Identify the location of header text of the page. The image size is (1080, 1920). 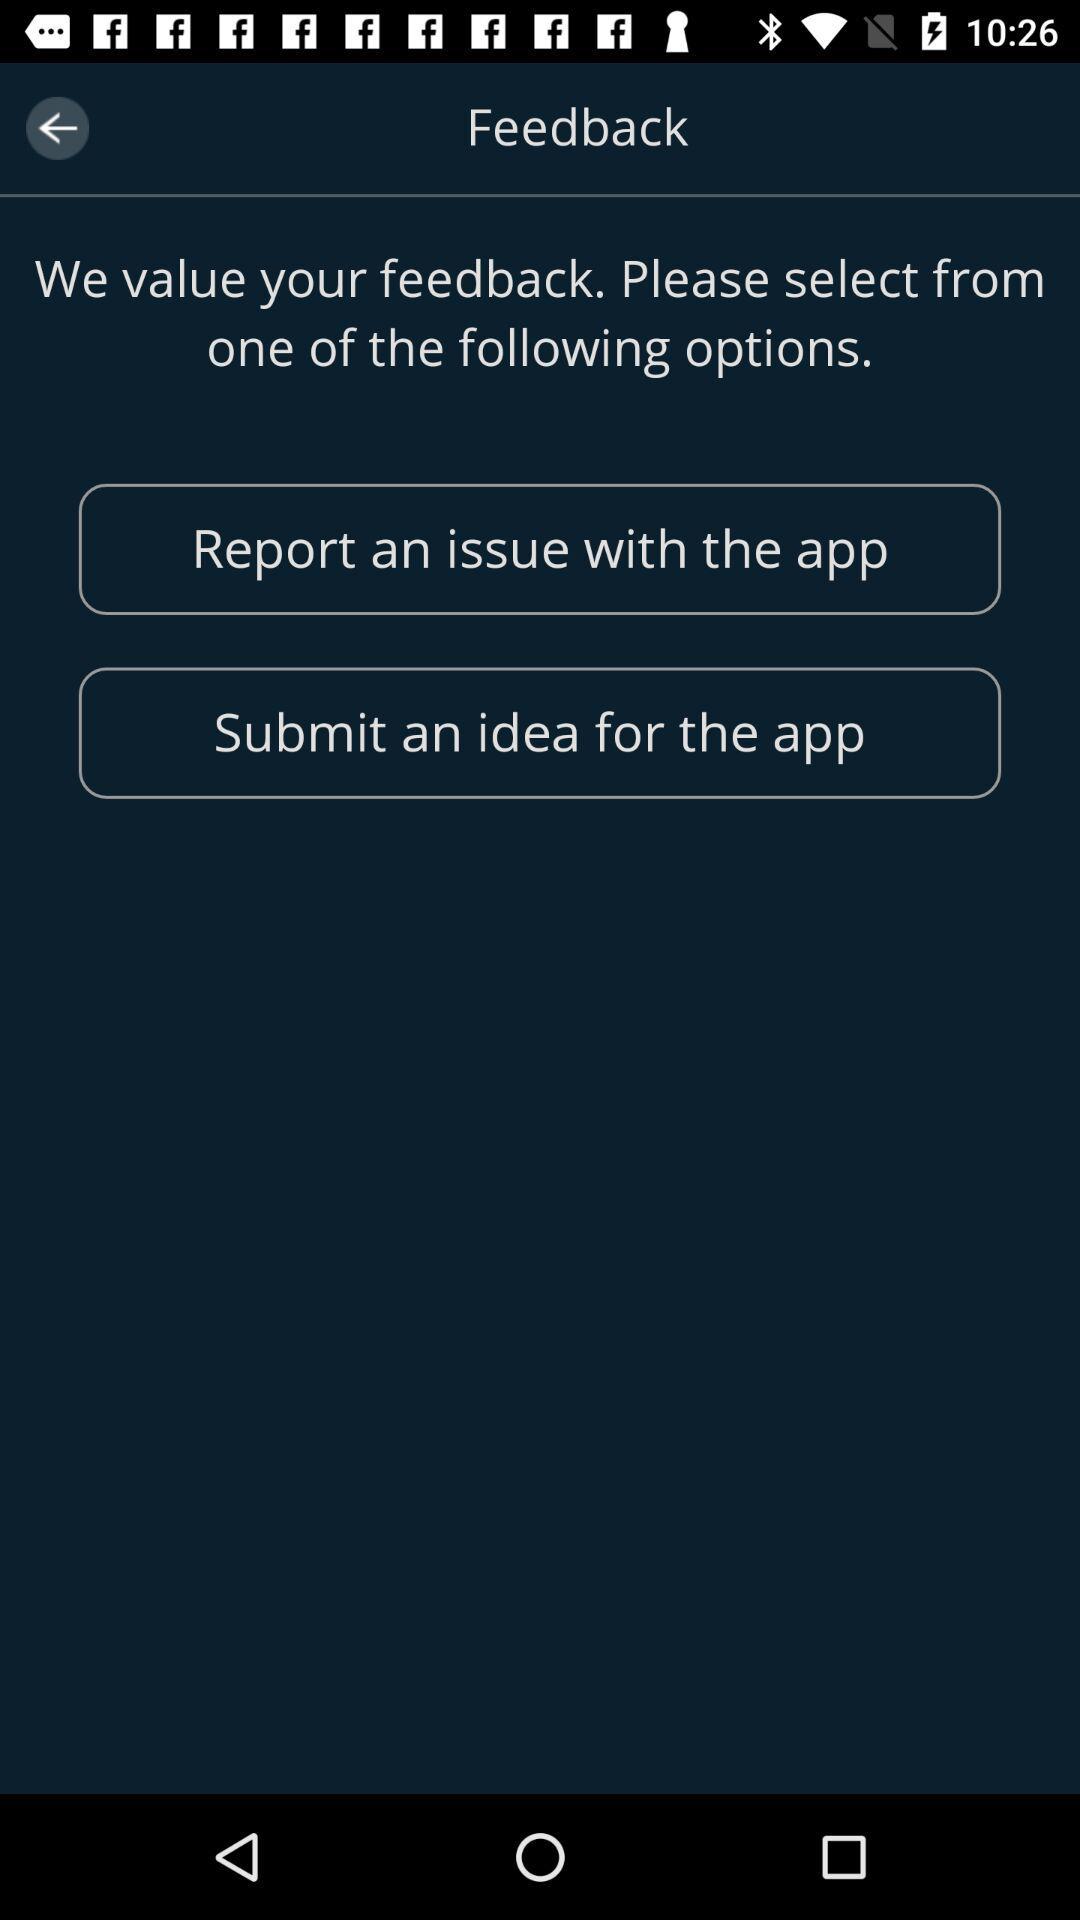
(540, 149).